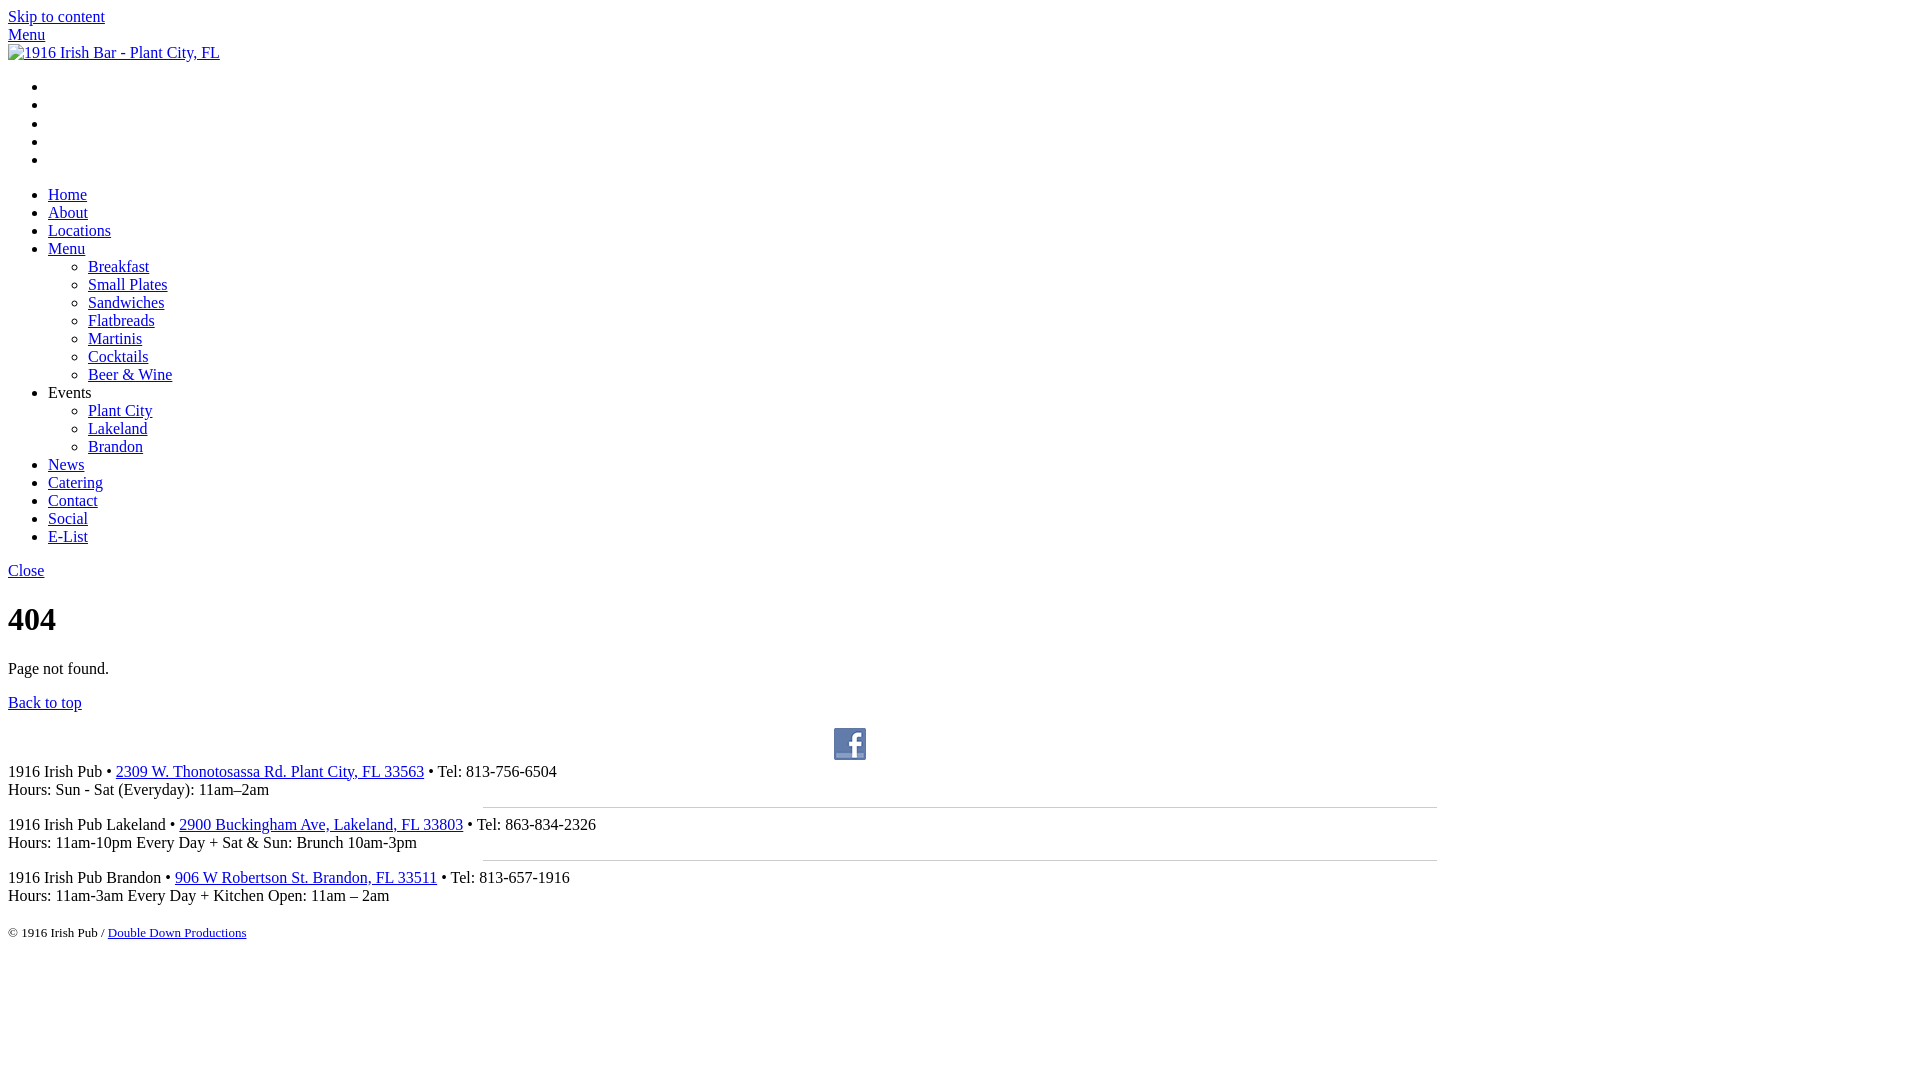 The height and width of the screenshot is (1080, 1920). What do you see at coordinates (114, 337) in the screenshot?
I see `'Martinis'` at bounding box center [114, 337].